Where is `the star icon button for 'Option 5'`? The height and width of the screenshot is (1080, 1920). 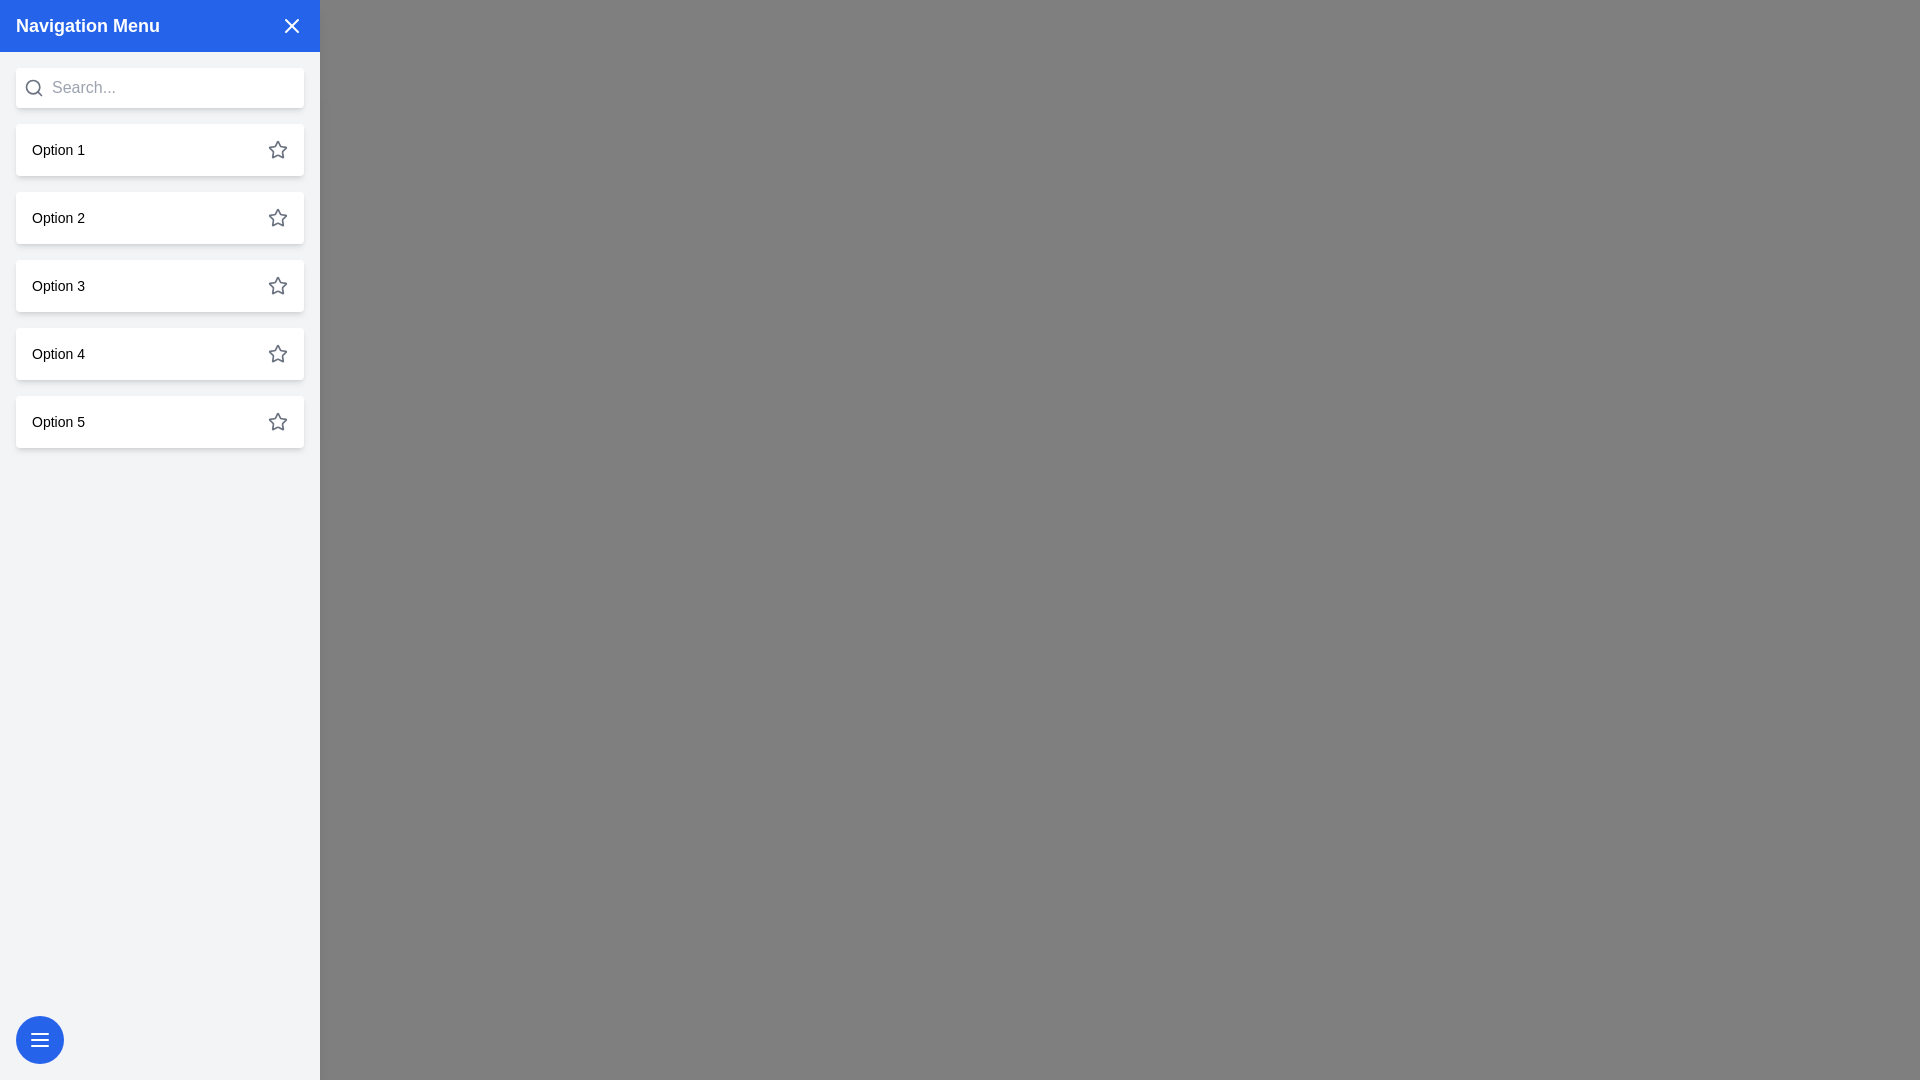 the star icon button for 'Option 5' is located at coordinates (277, 420).